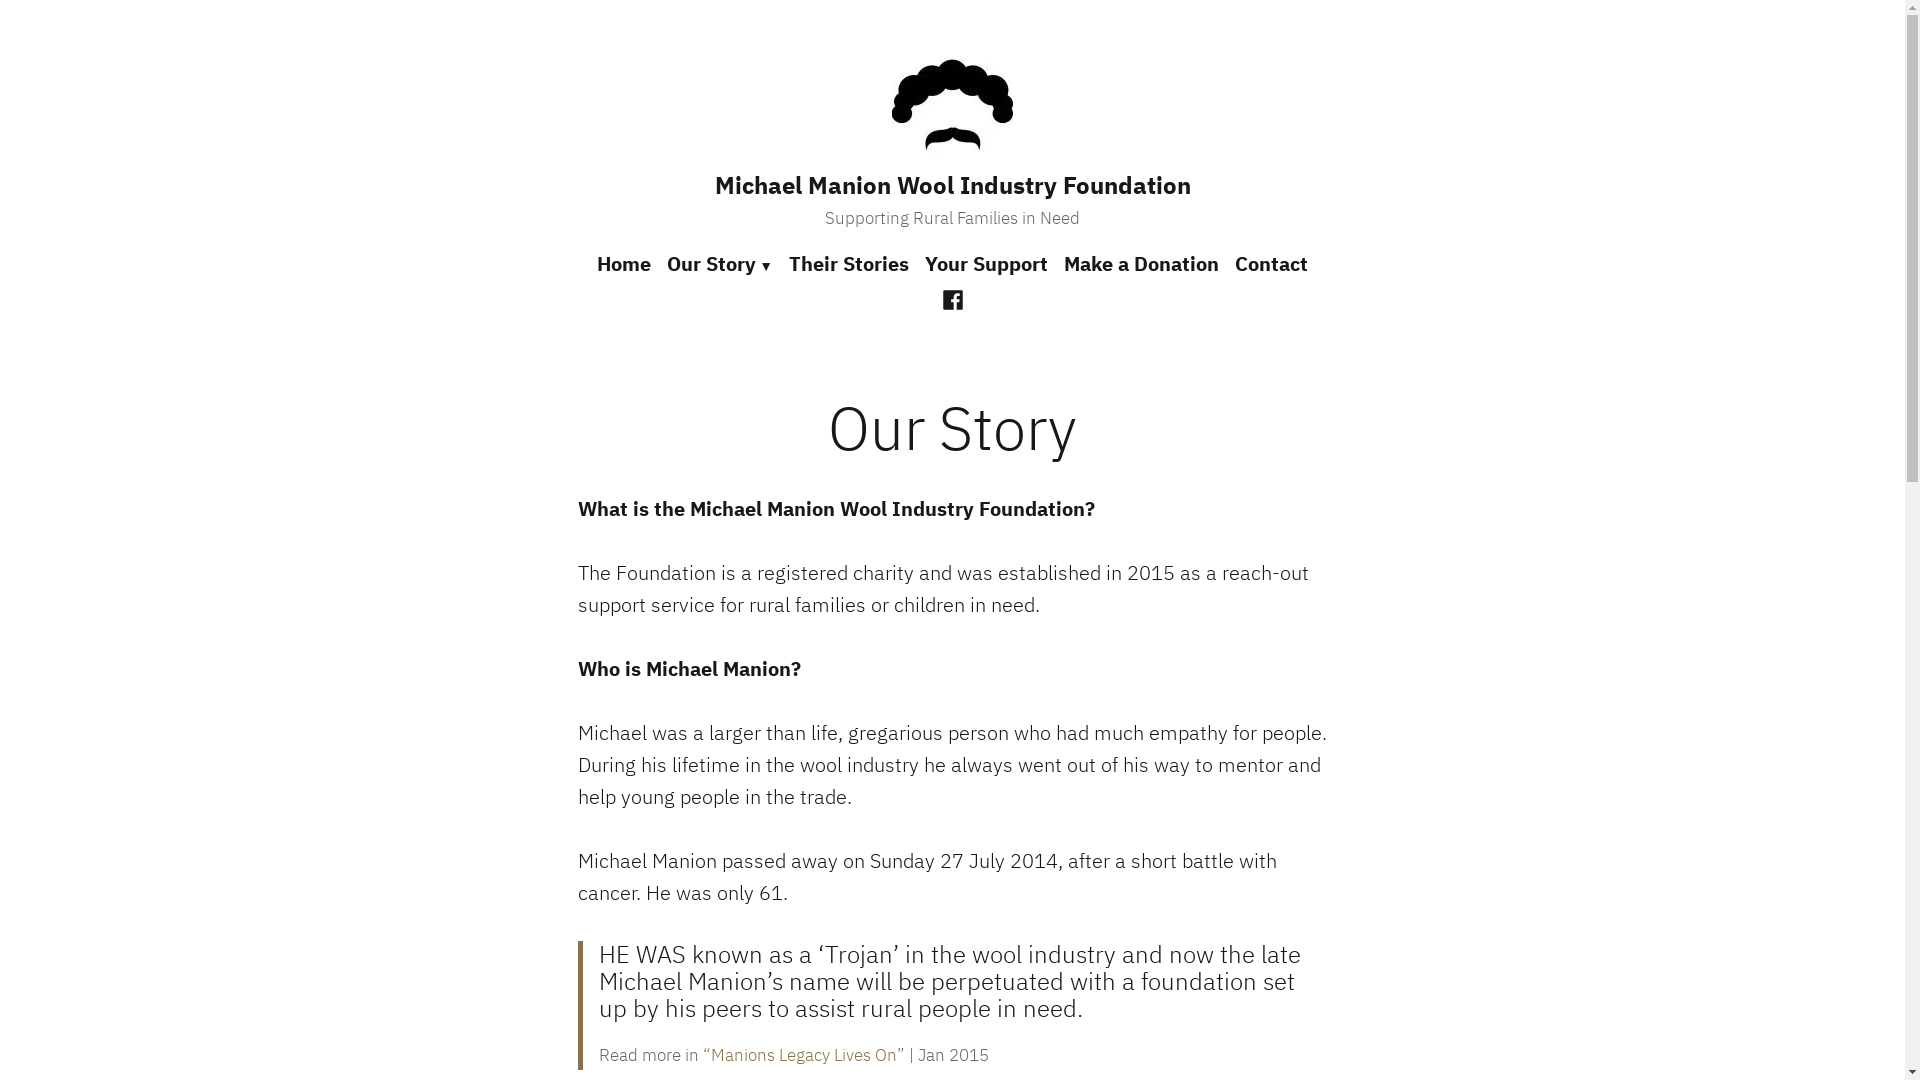 The image size is (1920, 1080). I want to click on 'Their Stories', so click(849, 264).